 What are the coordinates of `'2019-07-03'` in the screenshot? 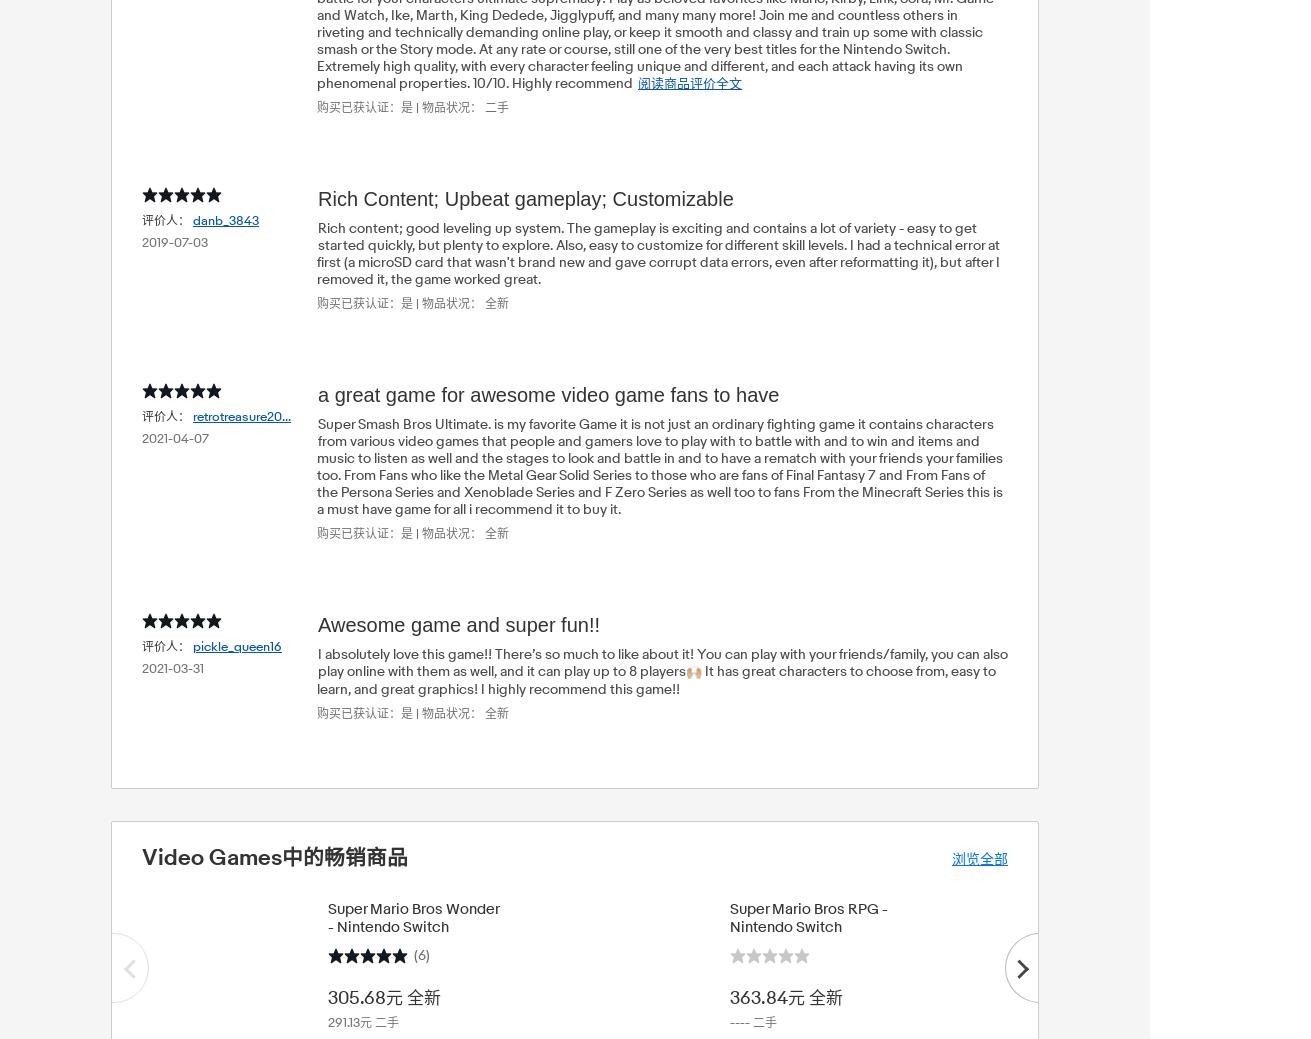 It's located at (174, 241).